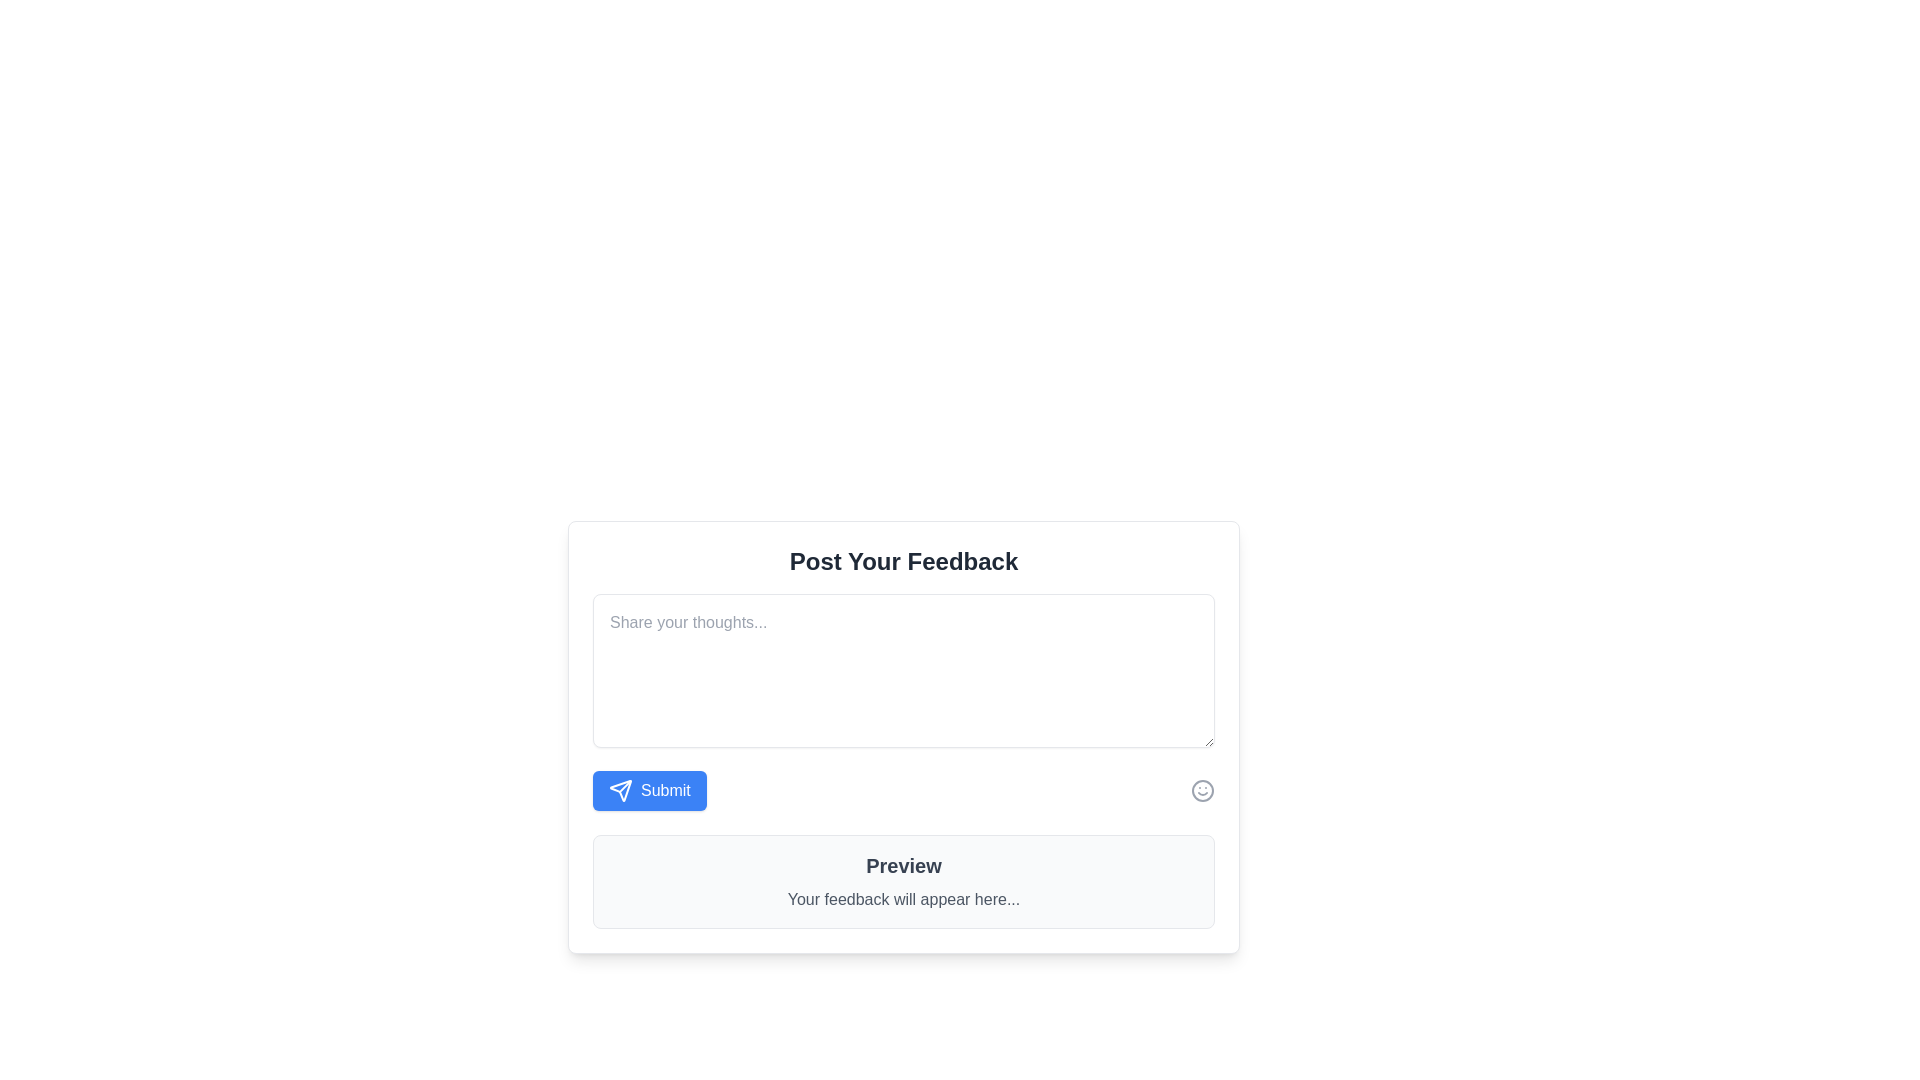  What do you see at coordinates (902, 671) in the screenshot?
I see `the Textarea element that allows users to input textual feedback, which is centrally located in the feedback form` at bounding box center [902, 671].